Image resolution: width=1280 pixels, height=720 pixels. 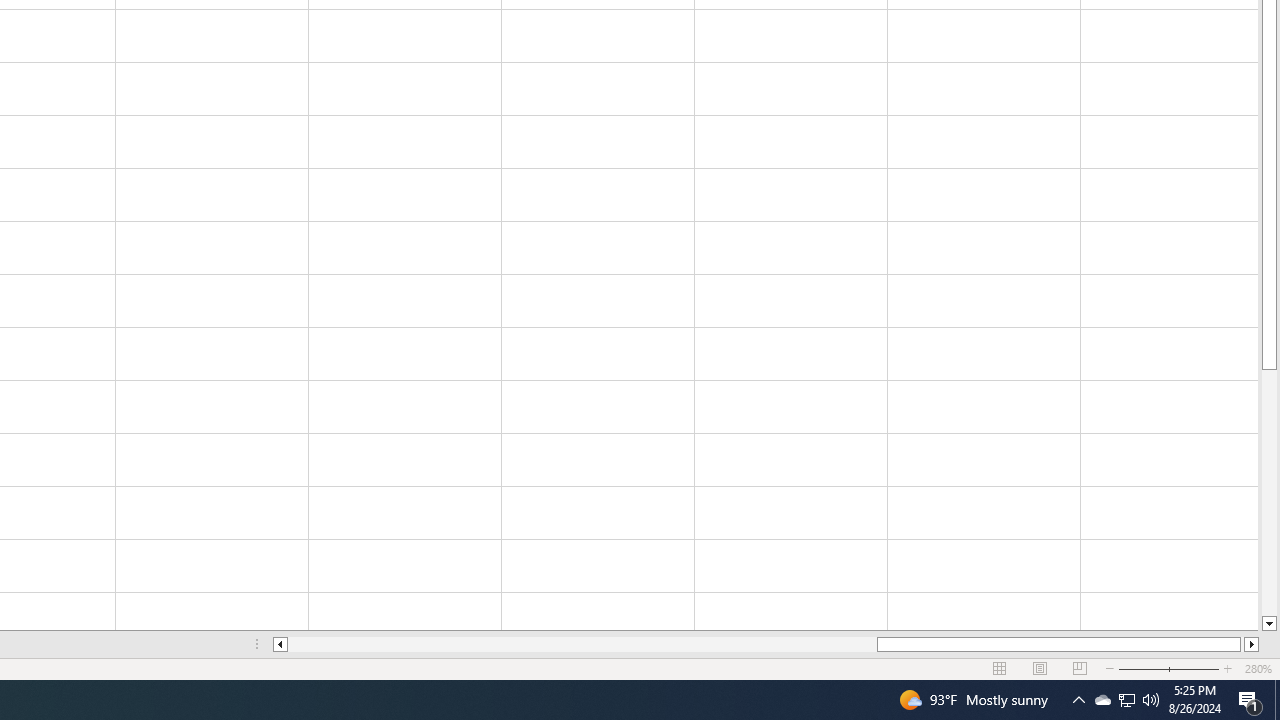 What do you see at coordinates (1000, 669) in the screenshot?
I see `'Normal'` at bounding box center [1000, 669].